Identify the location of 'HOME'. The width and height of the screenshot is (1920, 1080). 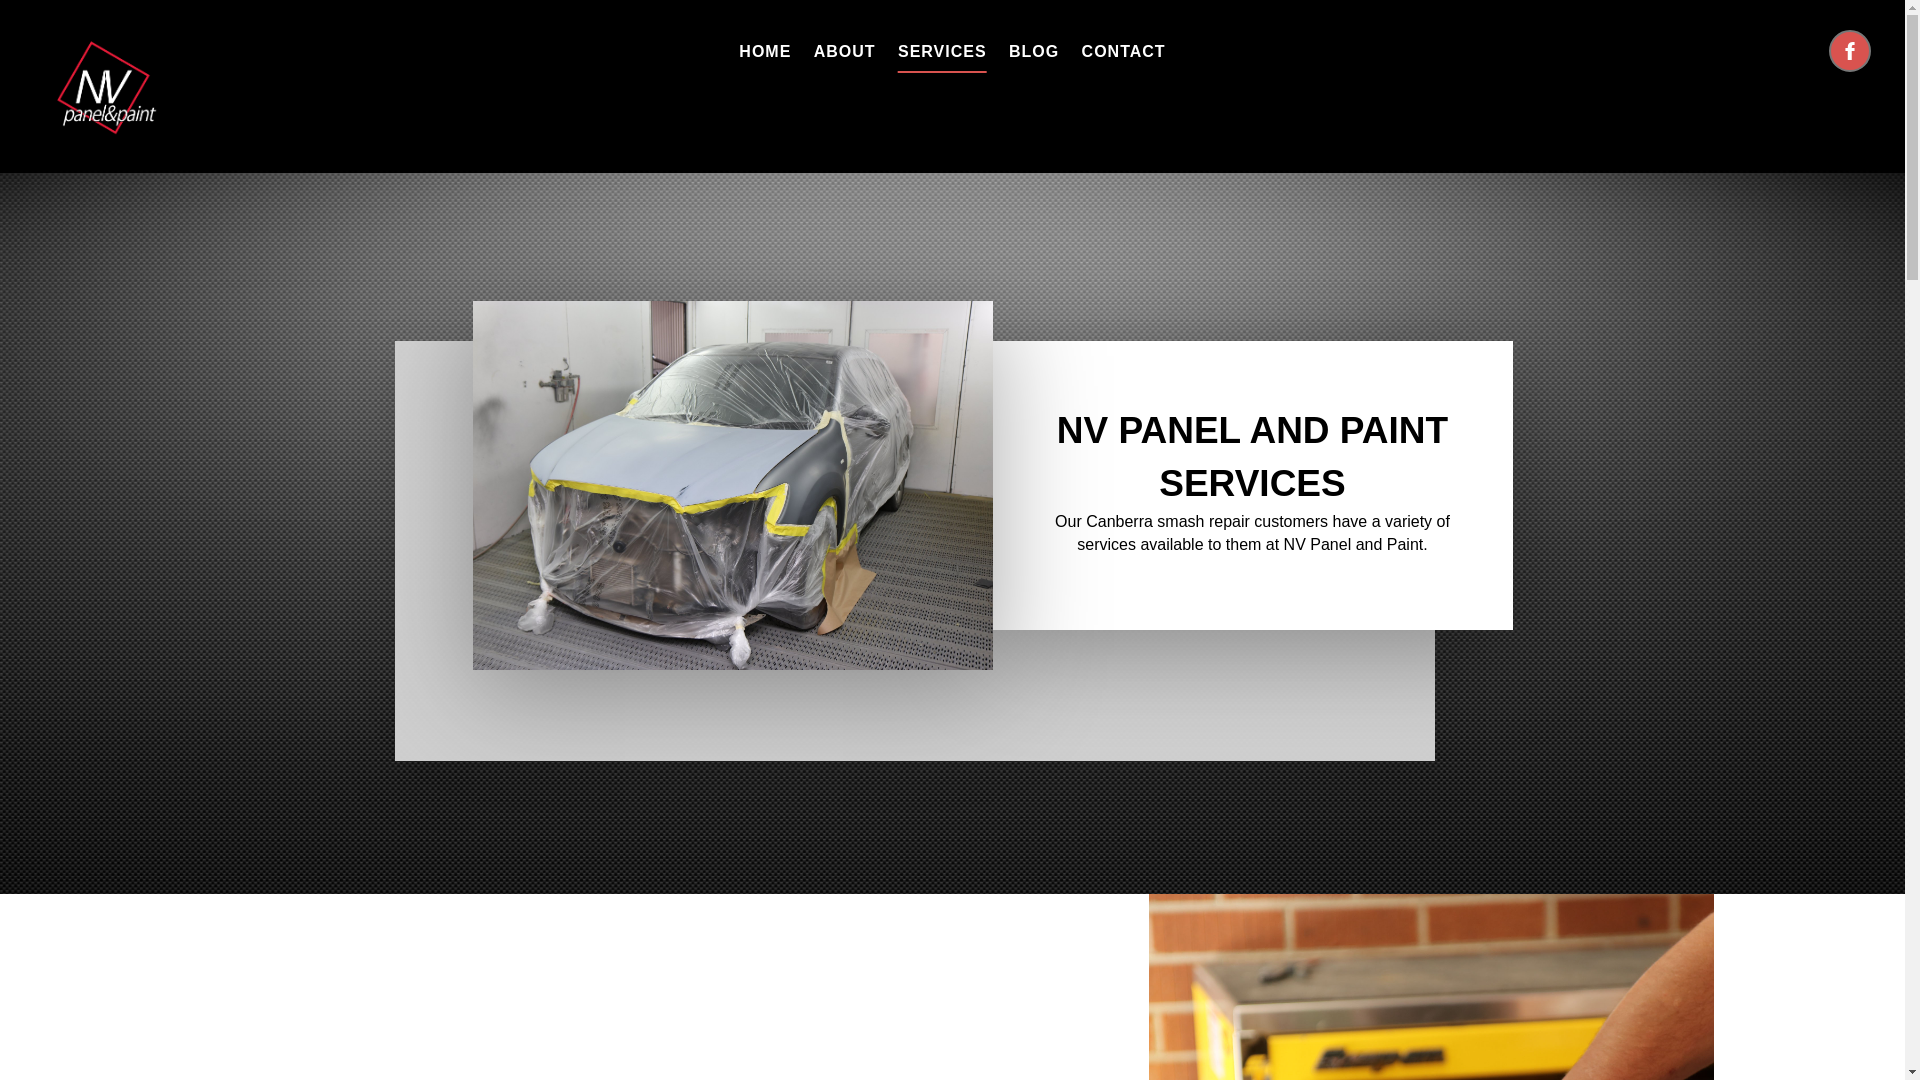
(763, 50).